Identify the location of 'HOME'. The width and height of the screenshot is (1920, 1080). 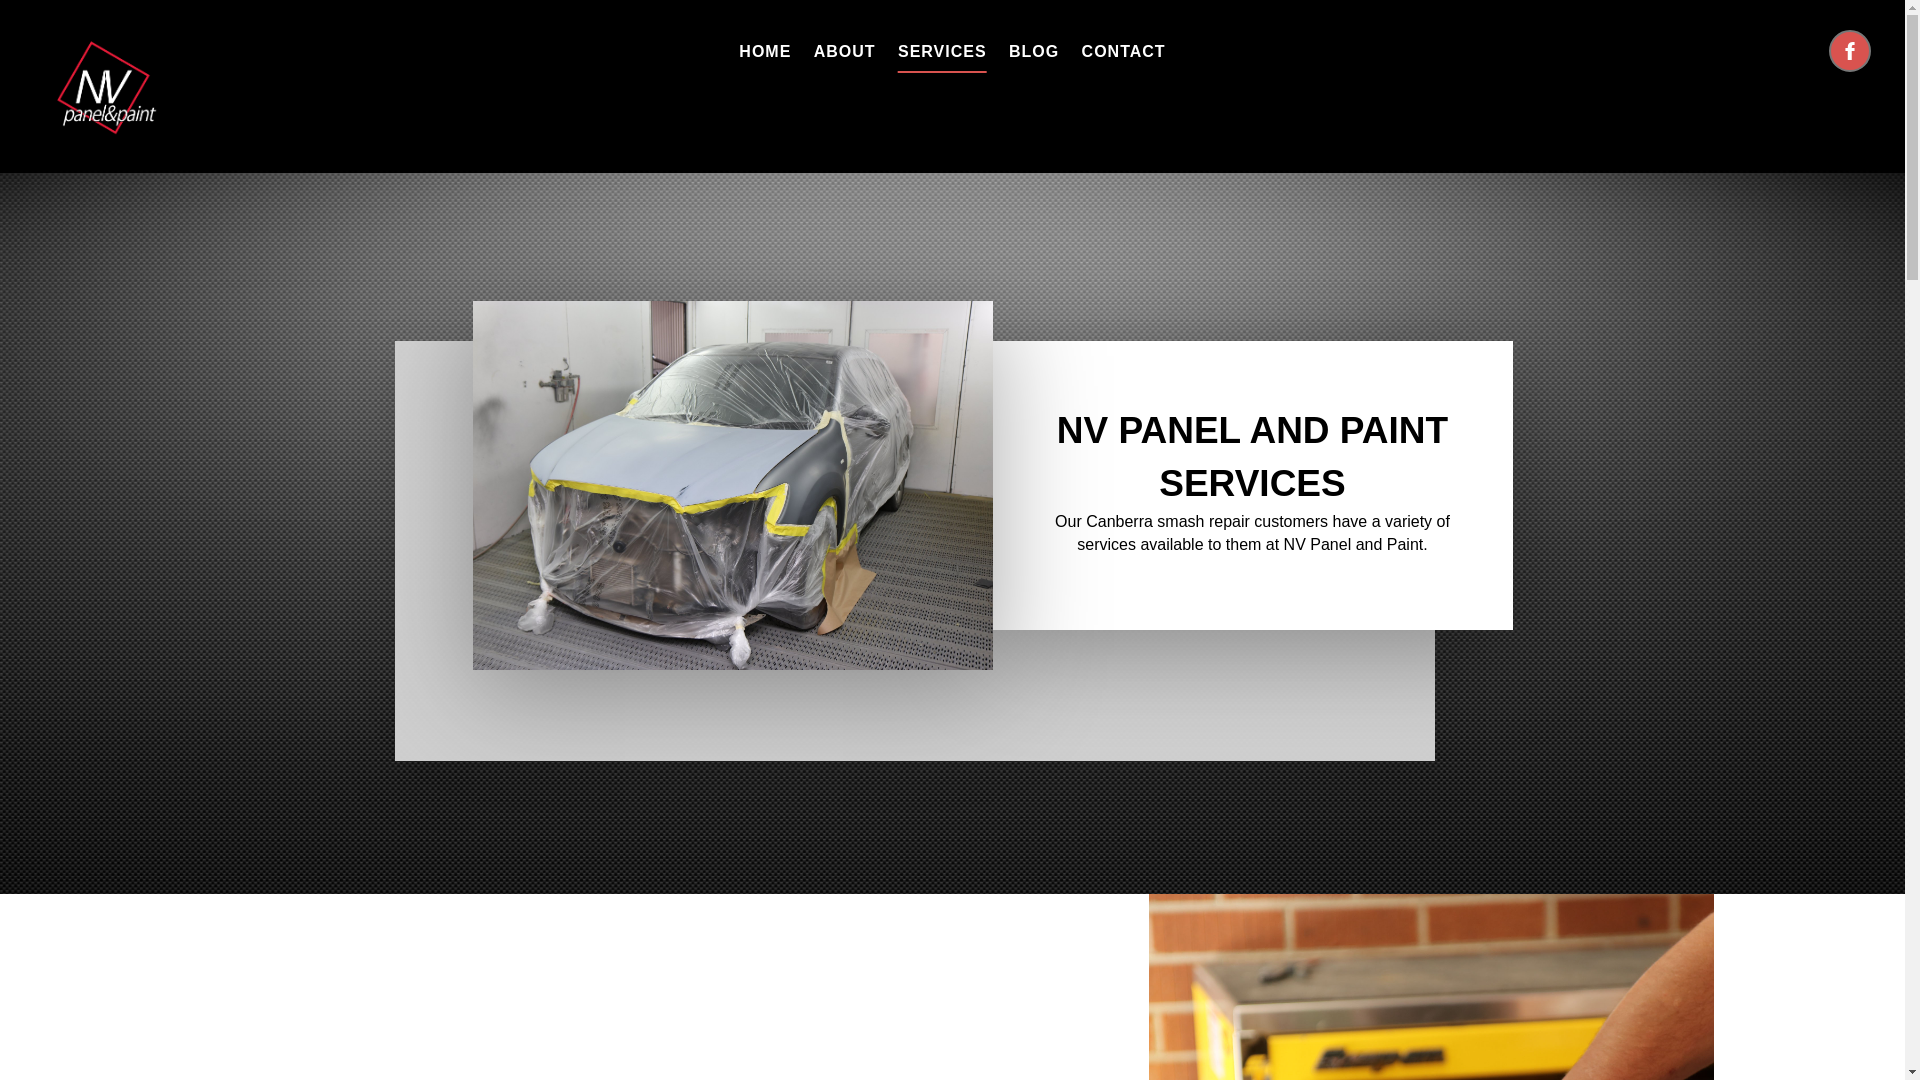
(763, 50).